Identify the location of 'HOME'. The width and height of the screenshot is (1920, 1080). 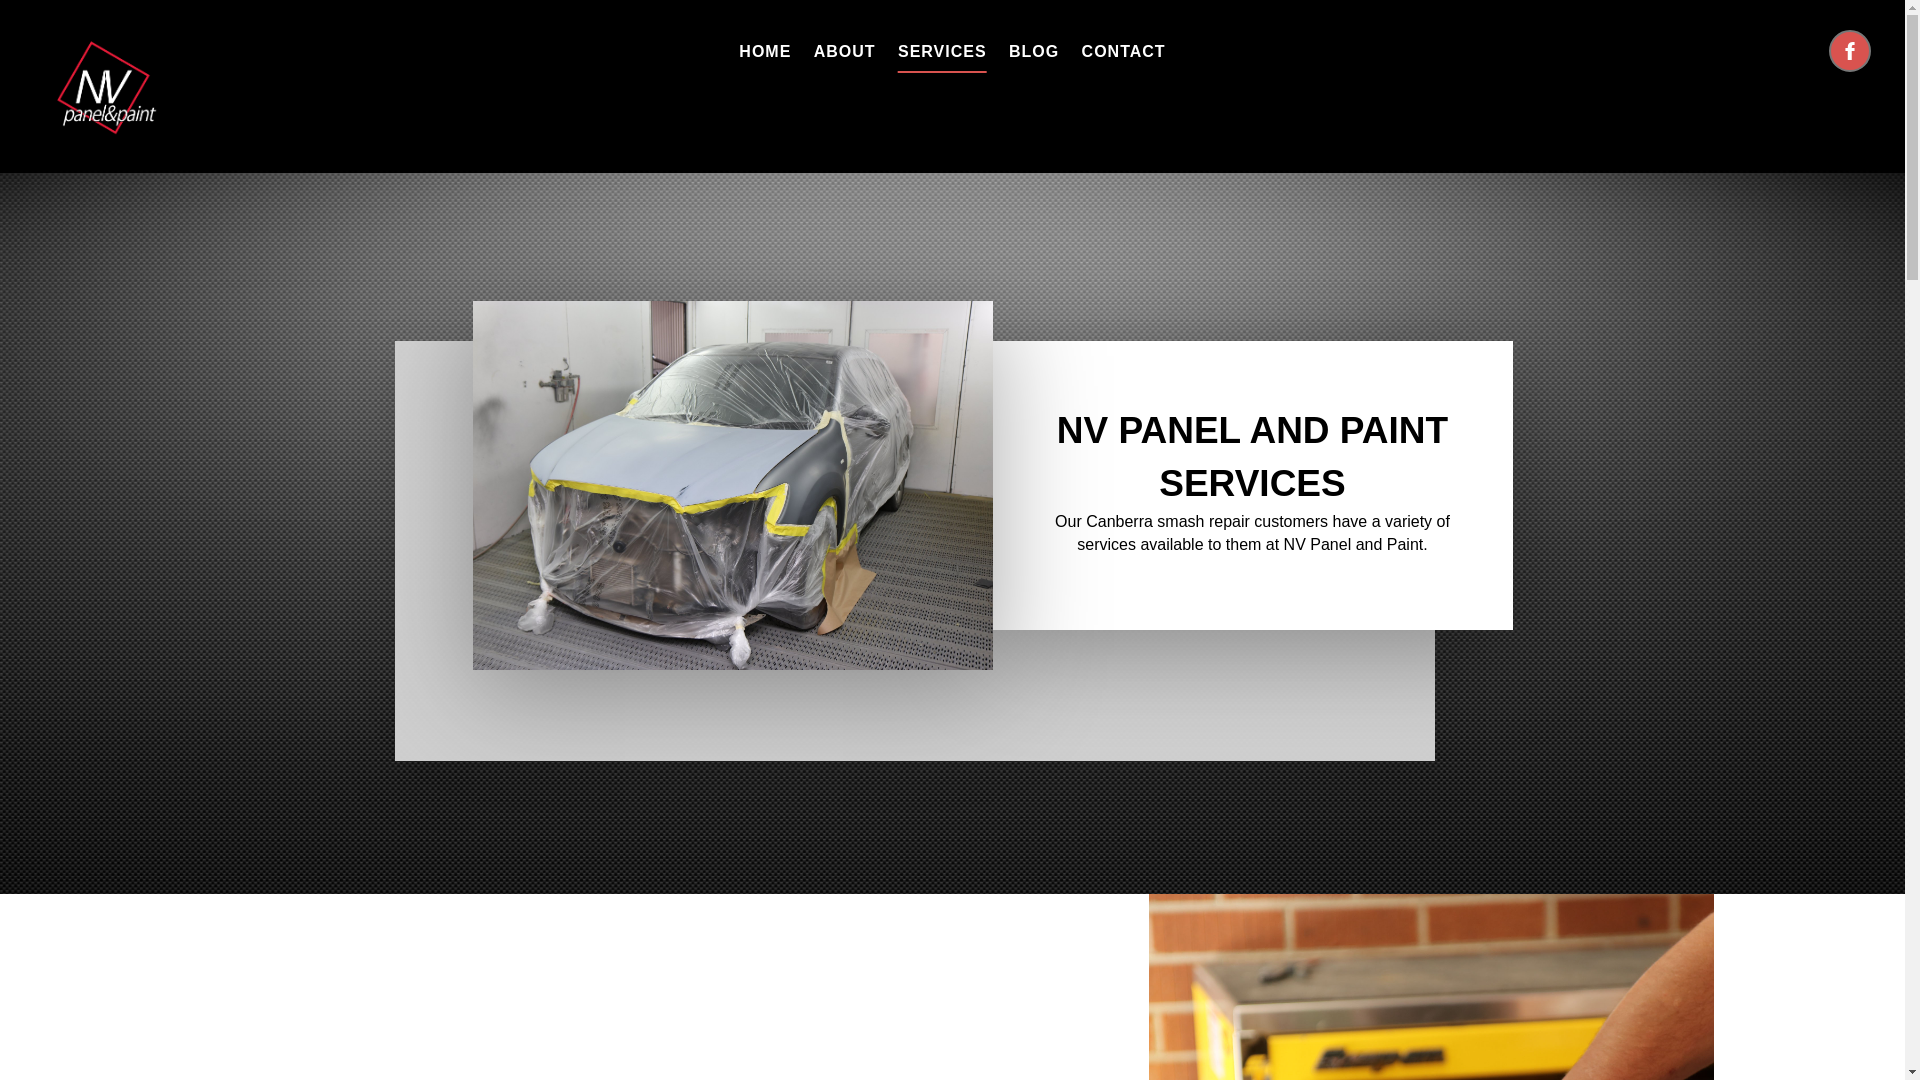
(763, 50).